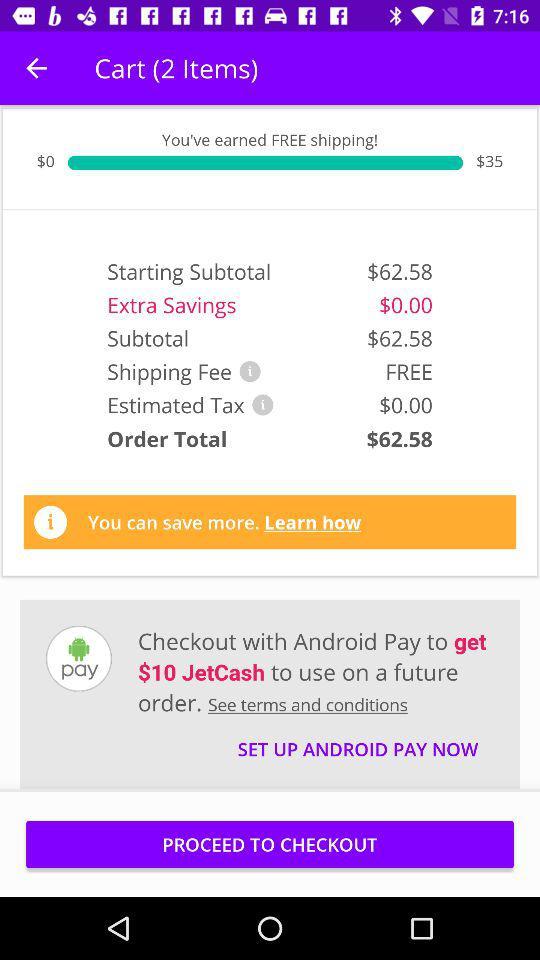 This screenshot has height=960, width=540. What do you see at coordinates (223, 521) in the screenshot?
I see `icon below the order total icon` at bounding box center [223, 521].